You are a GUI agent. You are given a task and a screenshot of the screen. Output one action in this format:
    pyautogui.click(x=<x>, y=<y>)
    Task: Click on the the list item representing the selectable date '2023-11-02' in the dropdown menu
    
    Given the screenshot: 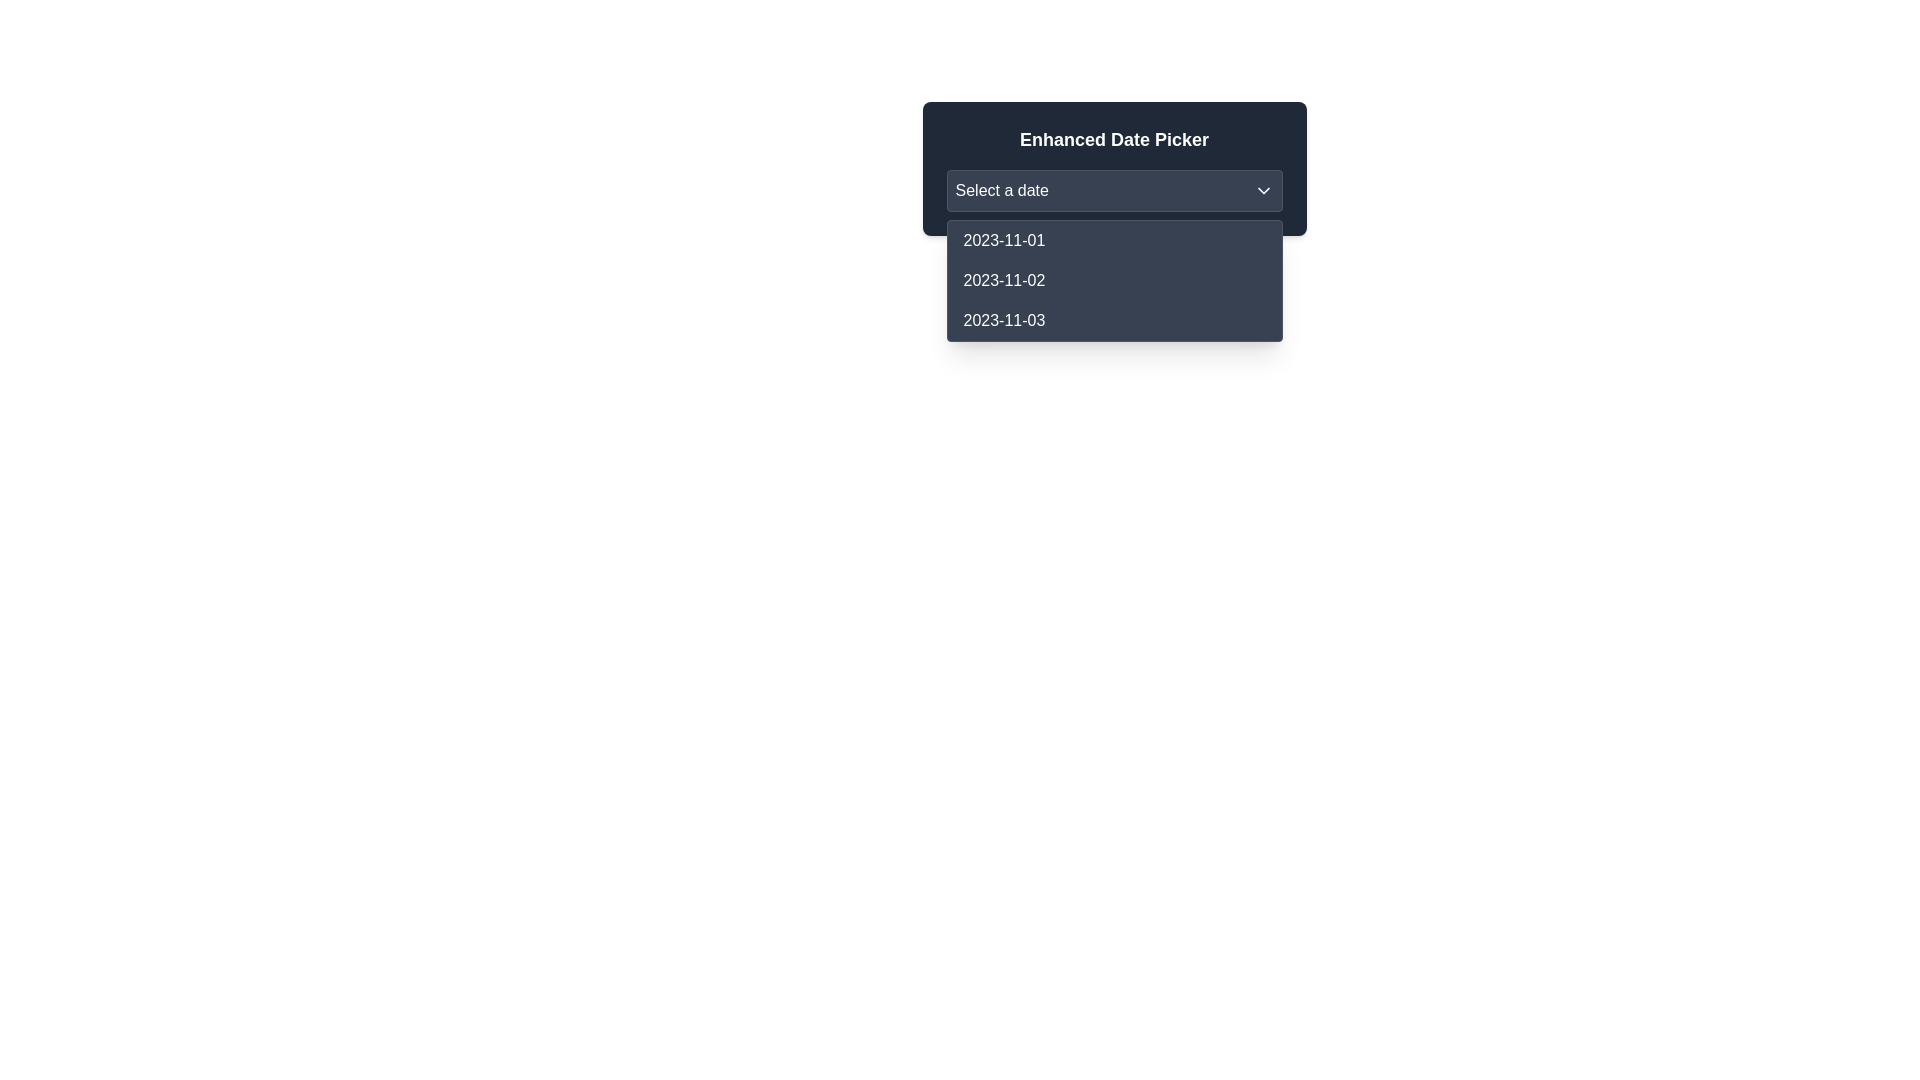 What is the action you would take?
    pyautogui.click(x=1113, y=281)
    